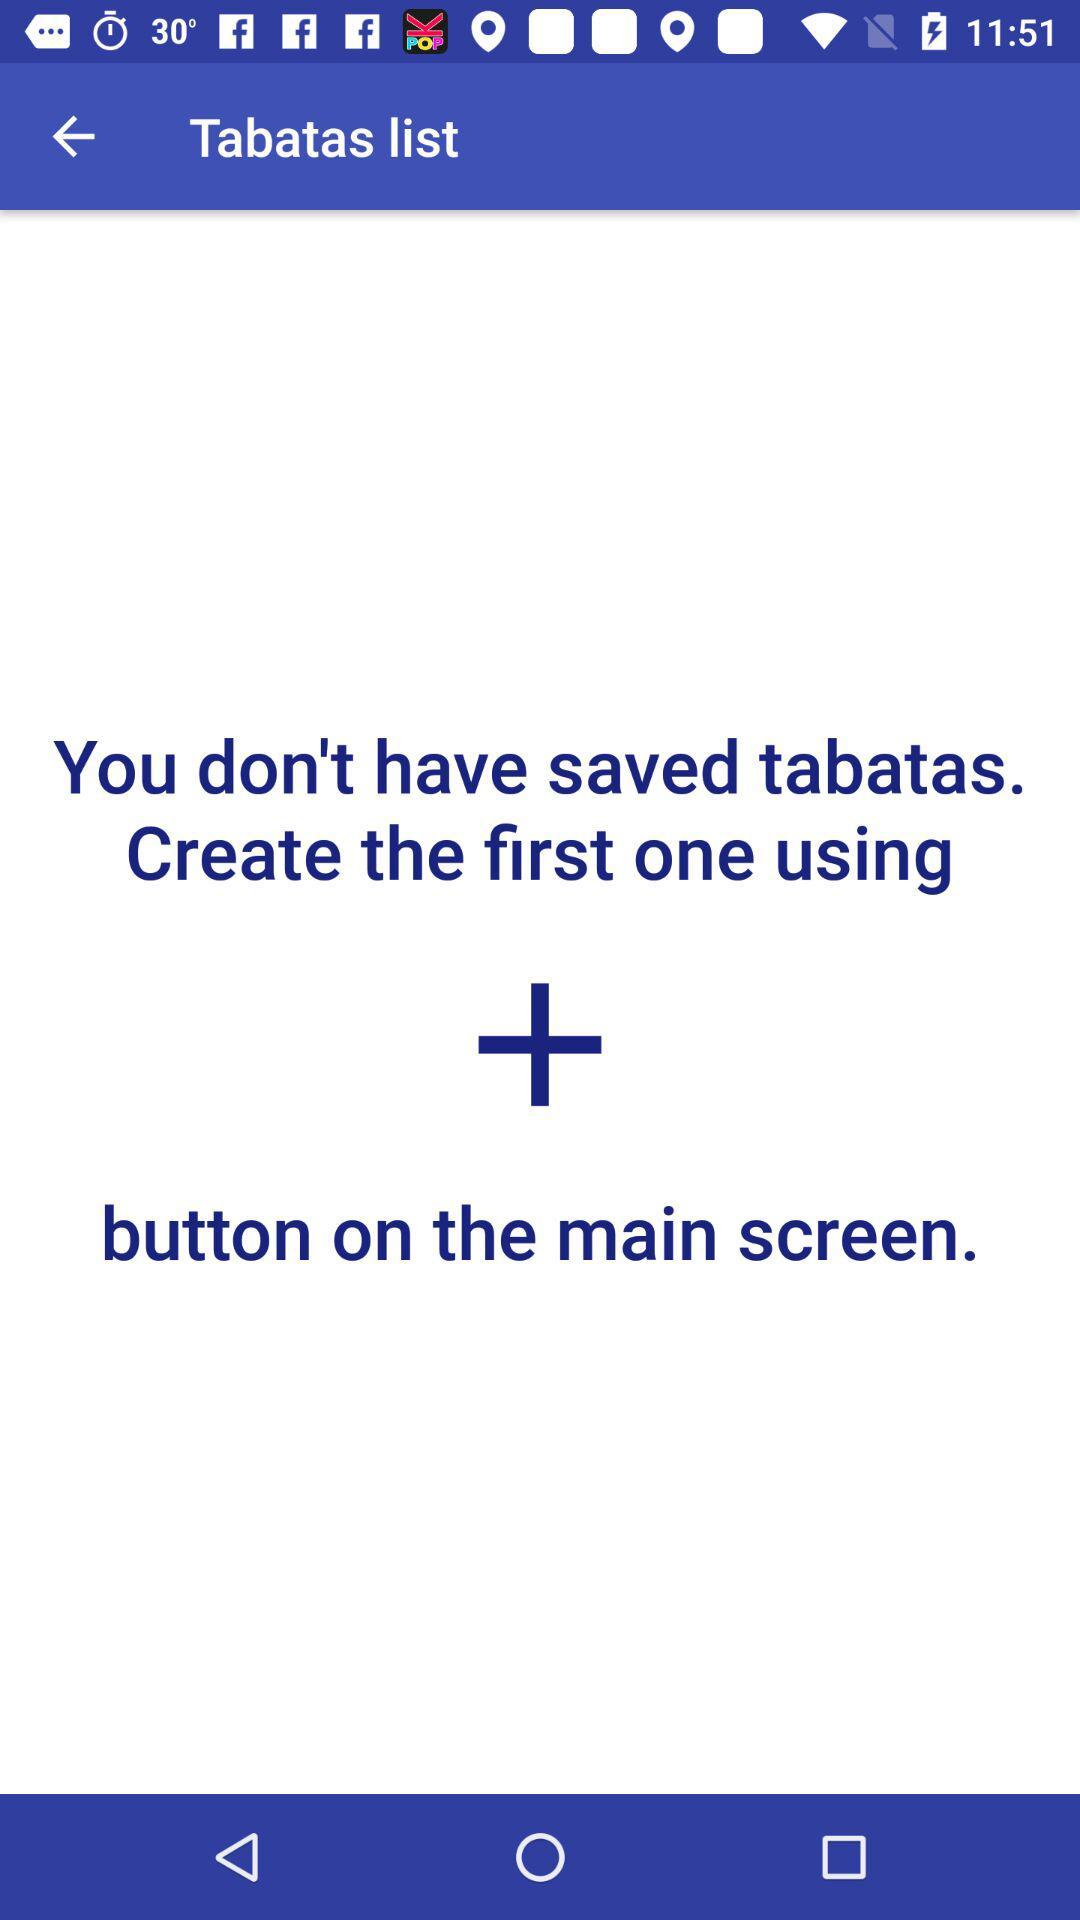  What do you see at coordinates (540, 1043) in the screenshot?
I see `icon below the you don t` at bounding box center [540, 1043].